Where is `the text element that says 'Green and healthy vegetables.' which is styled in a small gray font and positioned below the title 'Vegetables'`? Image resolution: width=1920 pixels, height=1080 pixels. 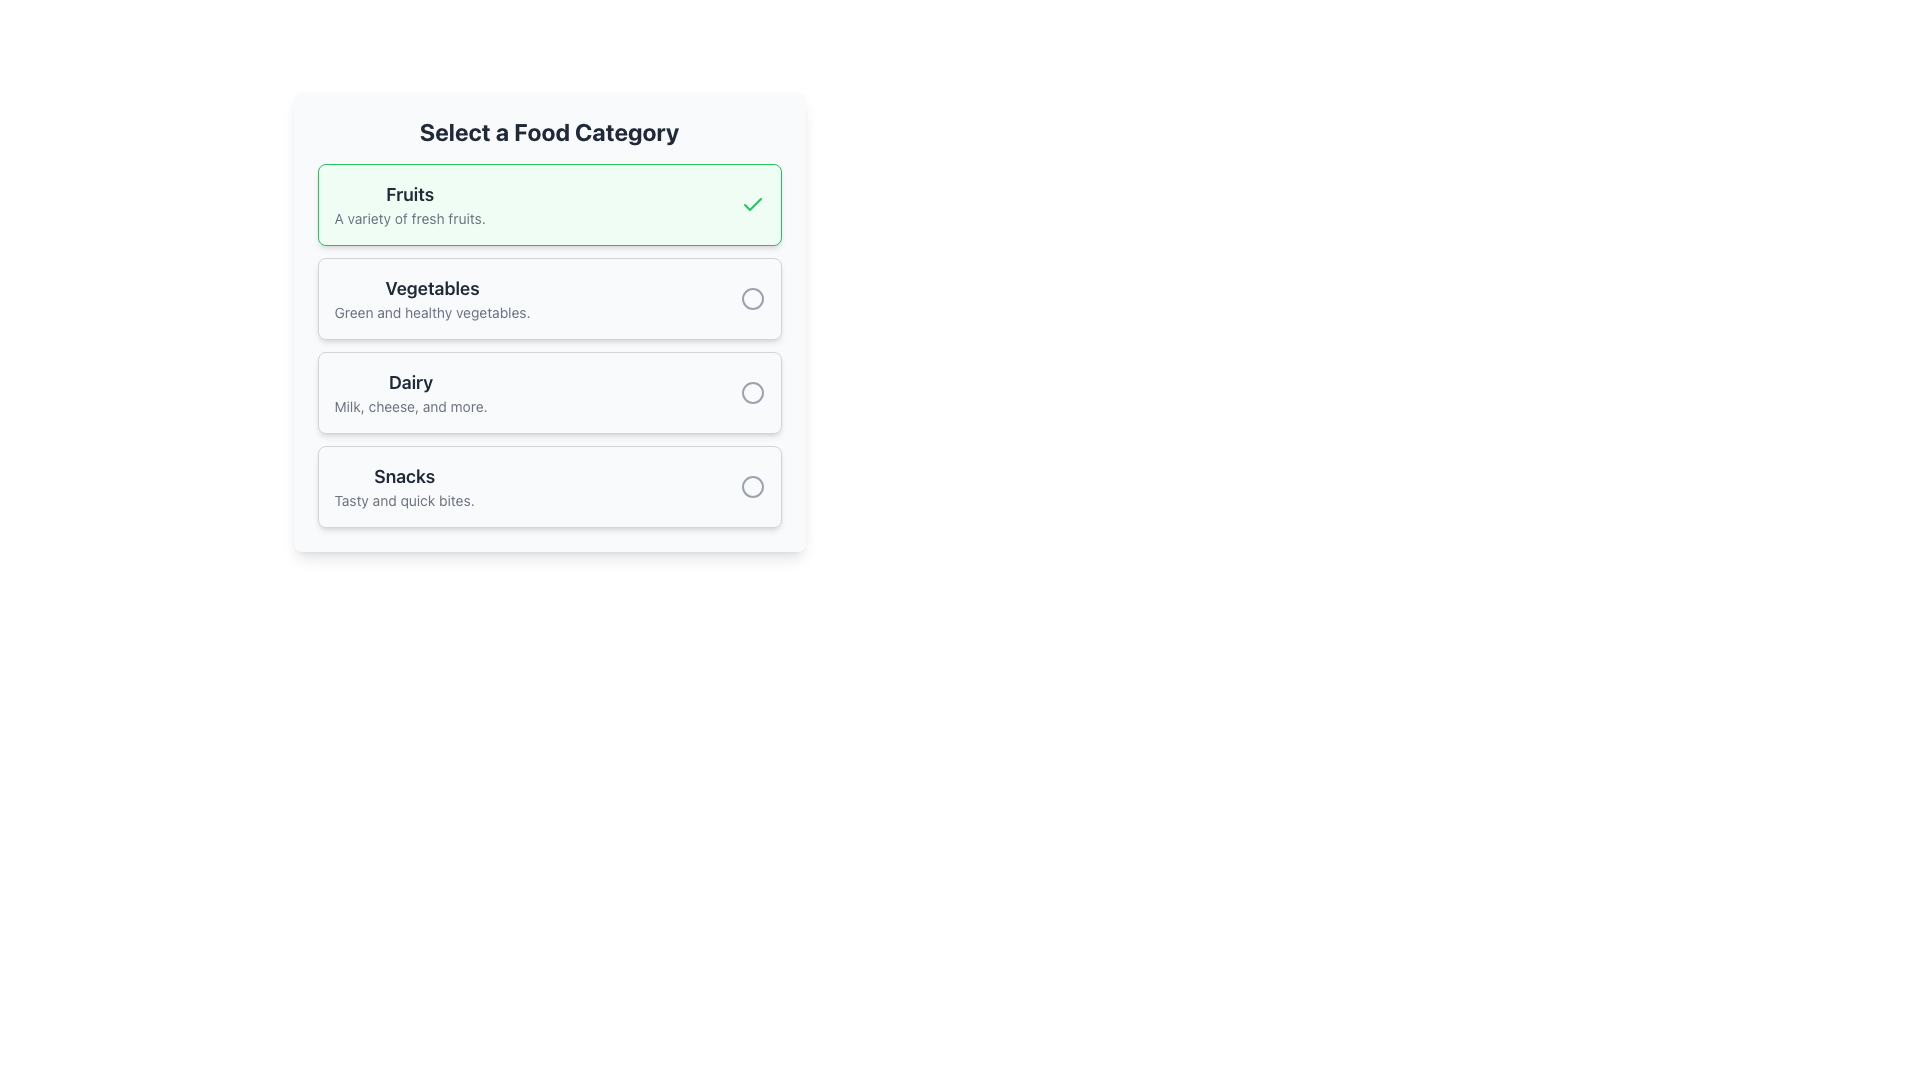 the text element that says 'Green and healthy vegetables.' which is styled in a small gray font and positioned below the title 'Vegetables' is located at coordinates (431, 312).